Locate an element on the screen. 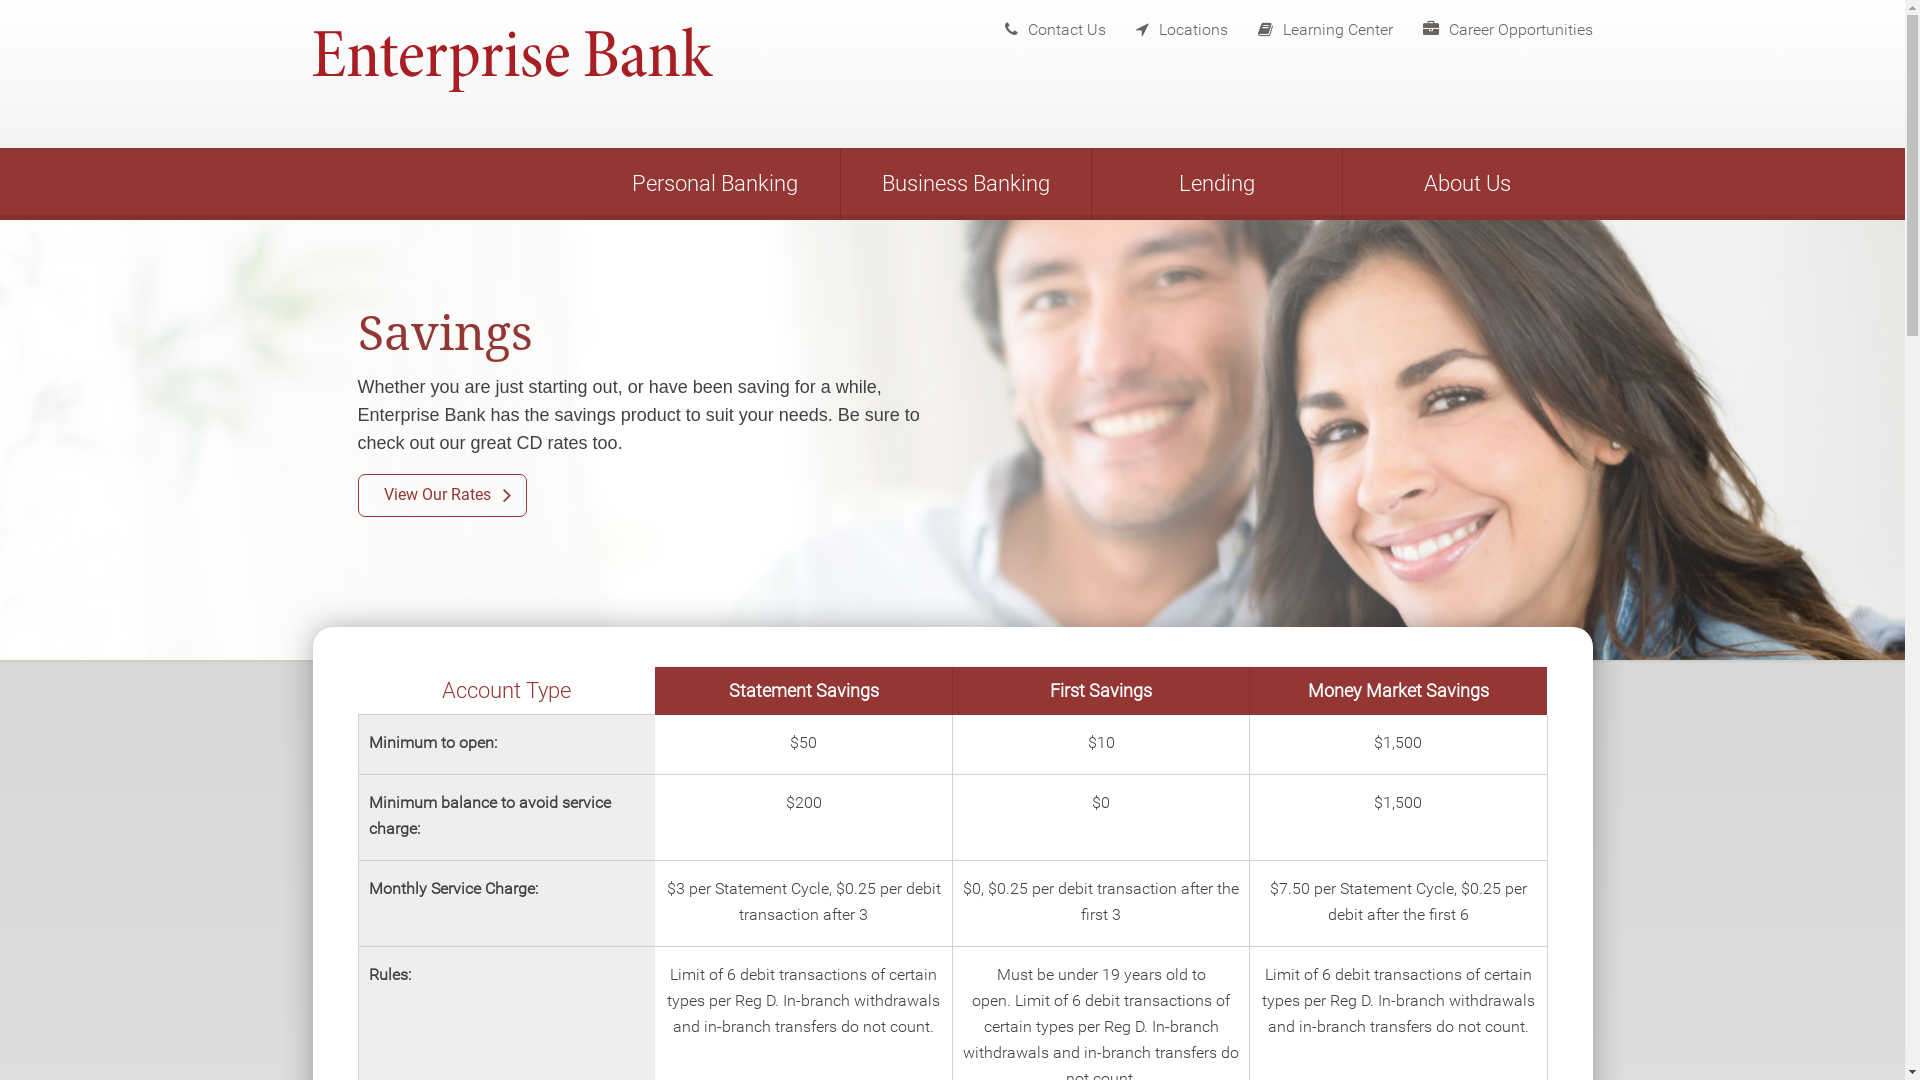 This screenshot has width=1920, height=1080. 'Learning Center' is located at coordinates (1227, 24).